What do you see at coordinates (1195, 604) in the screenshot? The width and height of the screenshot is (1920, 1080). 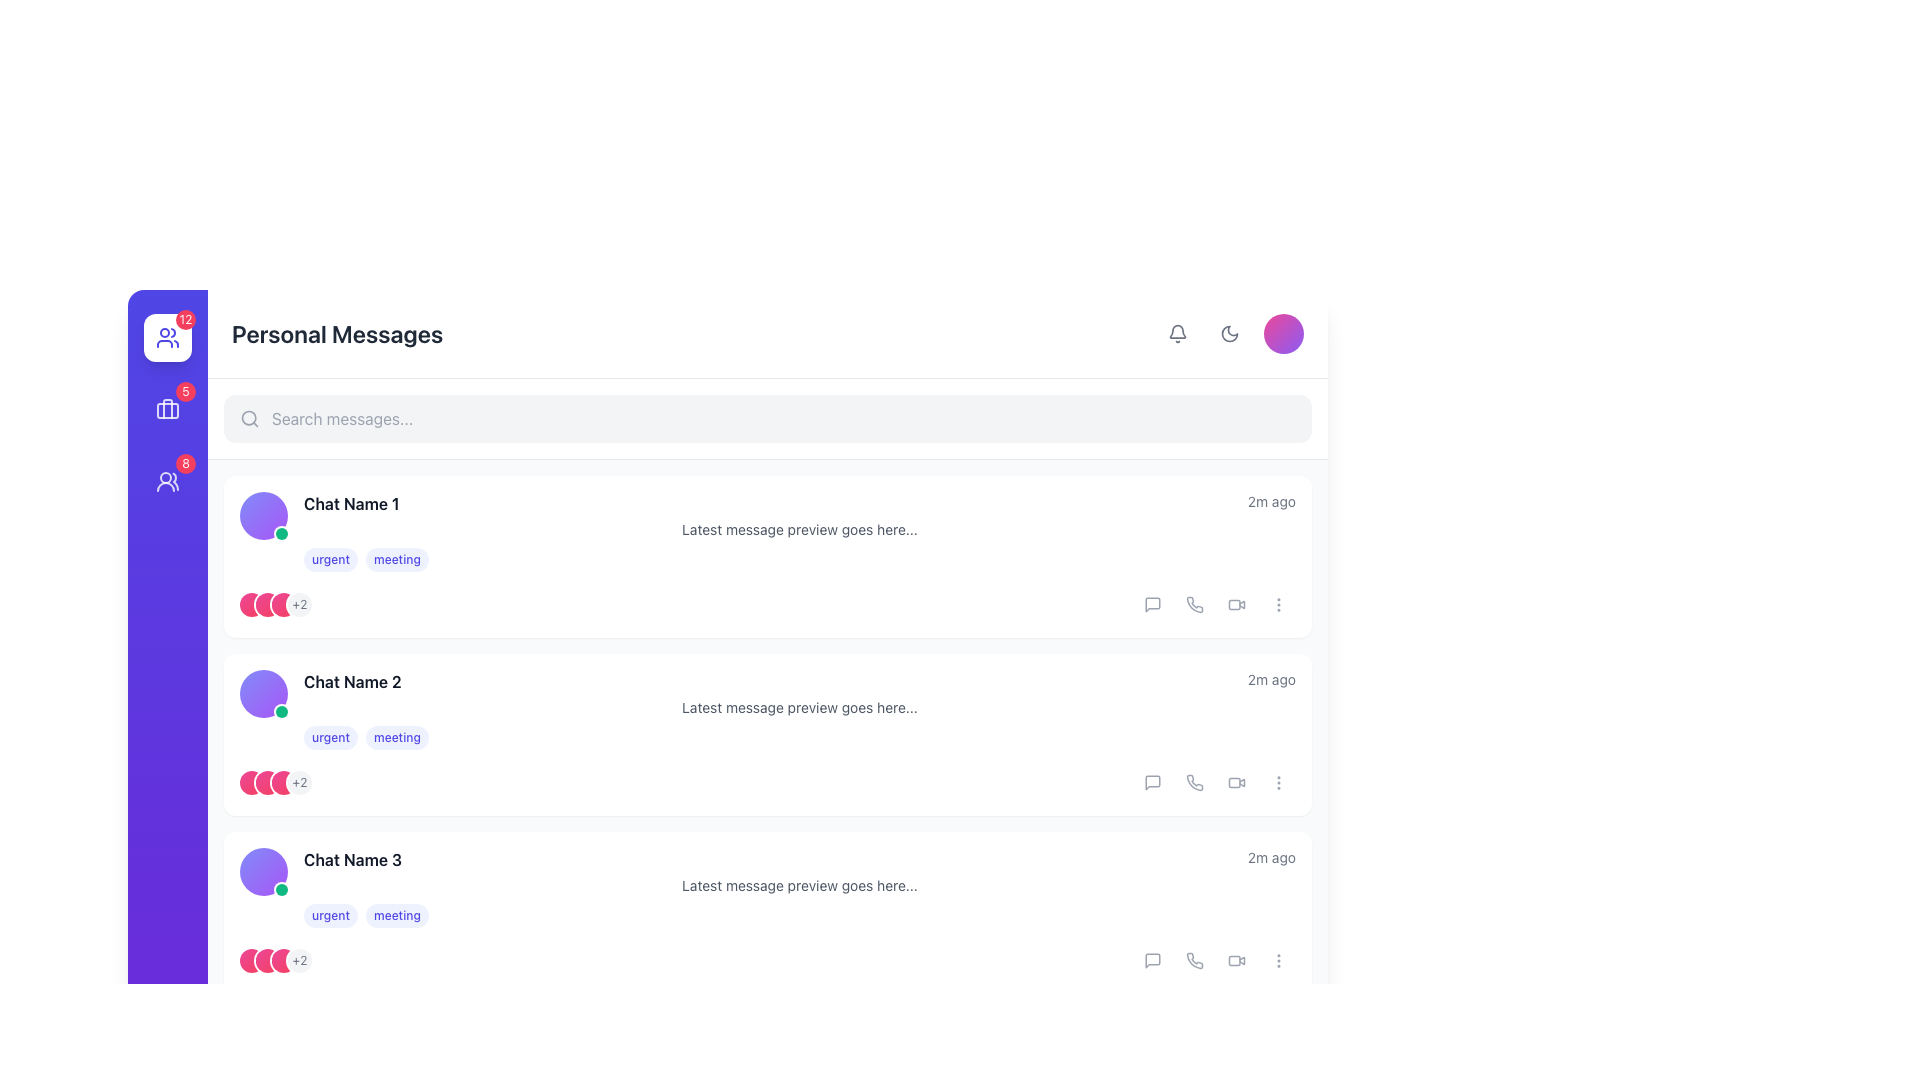 I see `the phone receiver icon, which is styled with thin, rounded lines and is part of the action buttons in the chat user interface, to initiate a call` at bounding box center [1195, 604].